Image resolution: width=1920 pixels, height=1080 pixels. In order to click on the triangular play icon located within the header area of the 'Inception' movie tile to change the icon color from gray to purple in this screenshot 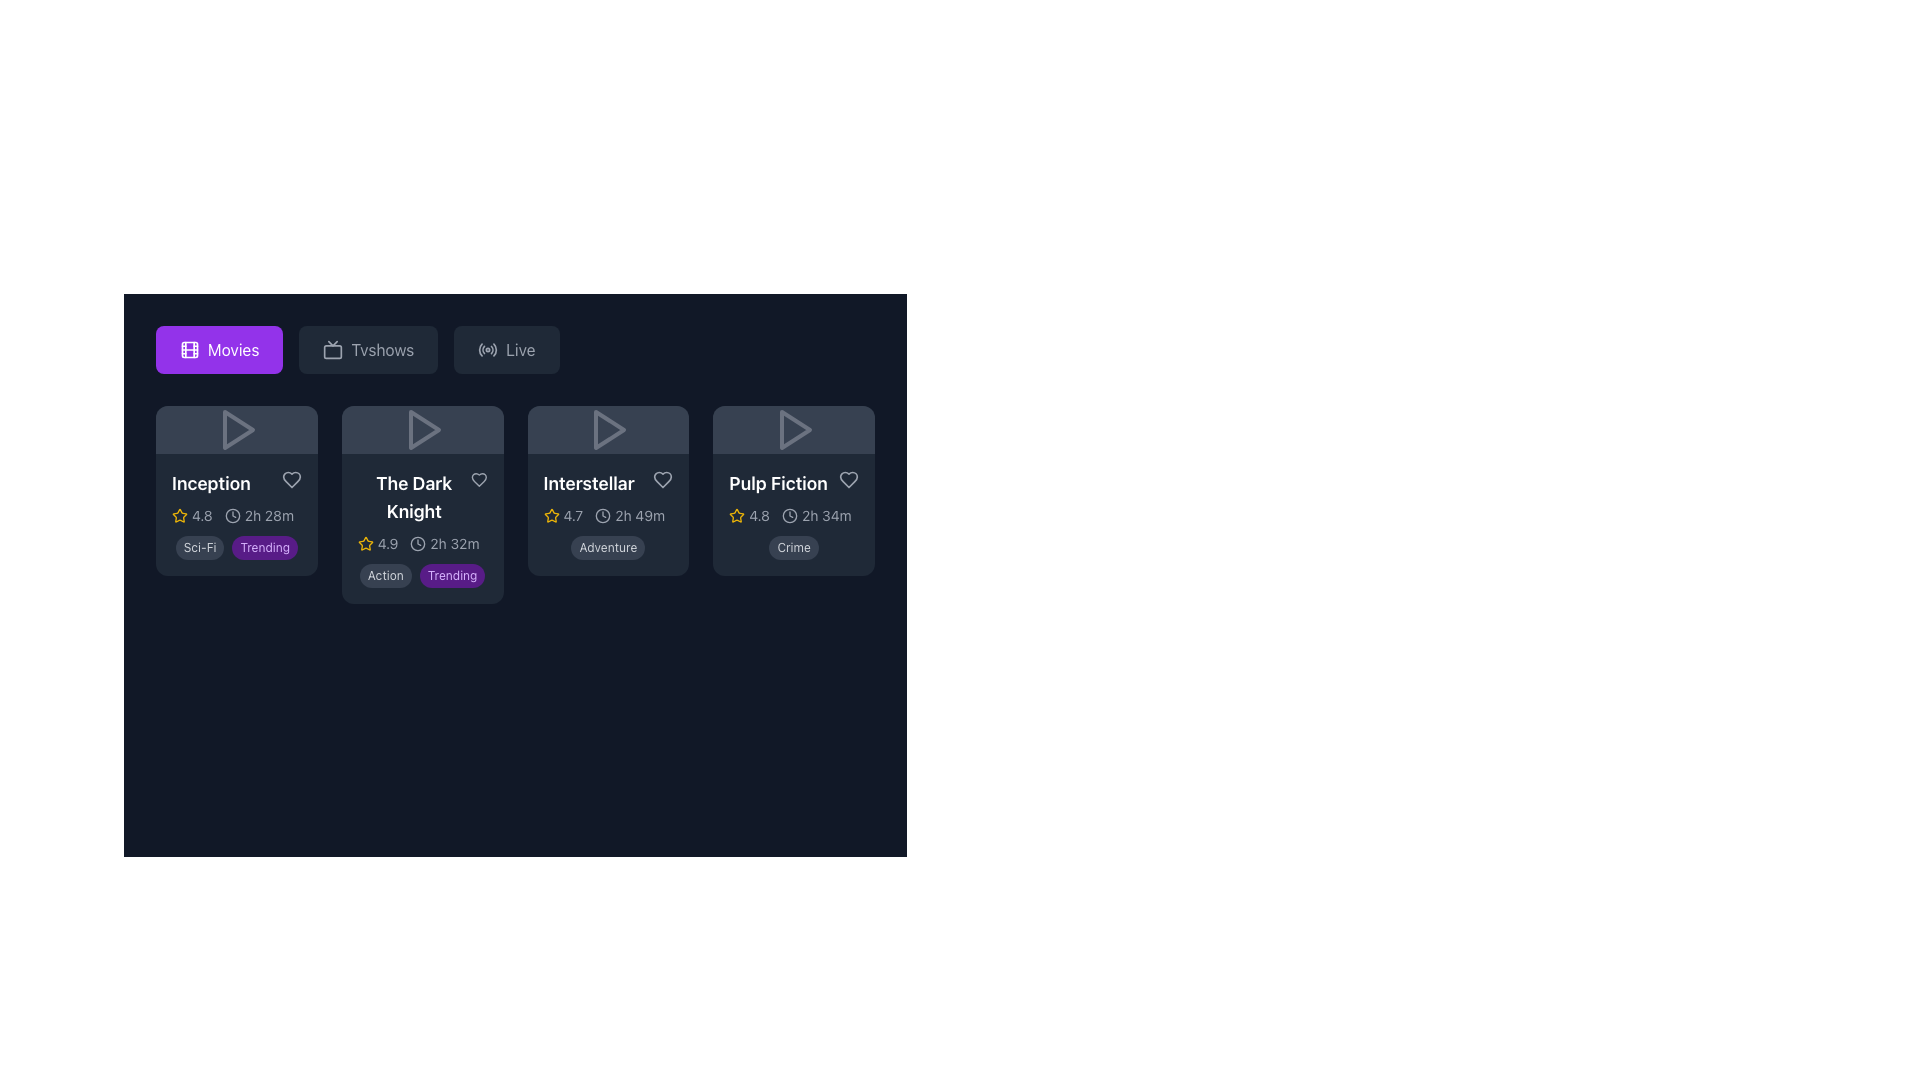, I will do `click(238, 428)`.